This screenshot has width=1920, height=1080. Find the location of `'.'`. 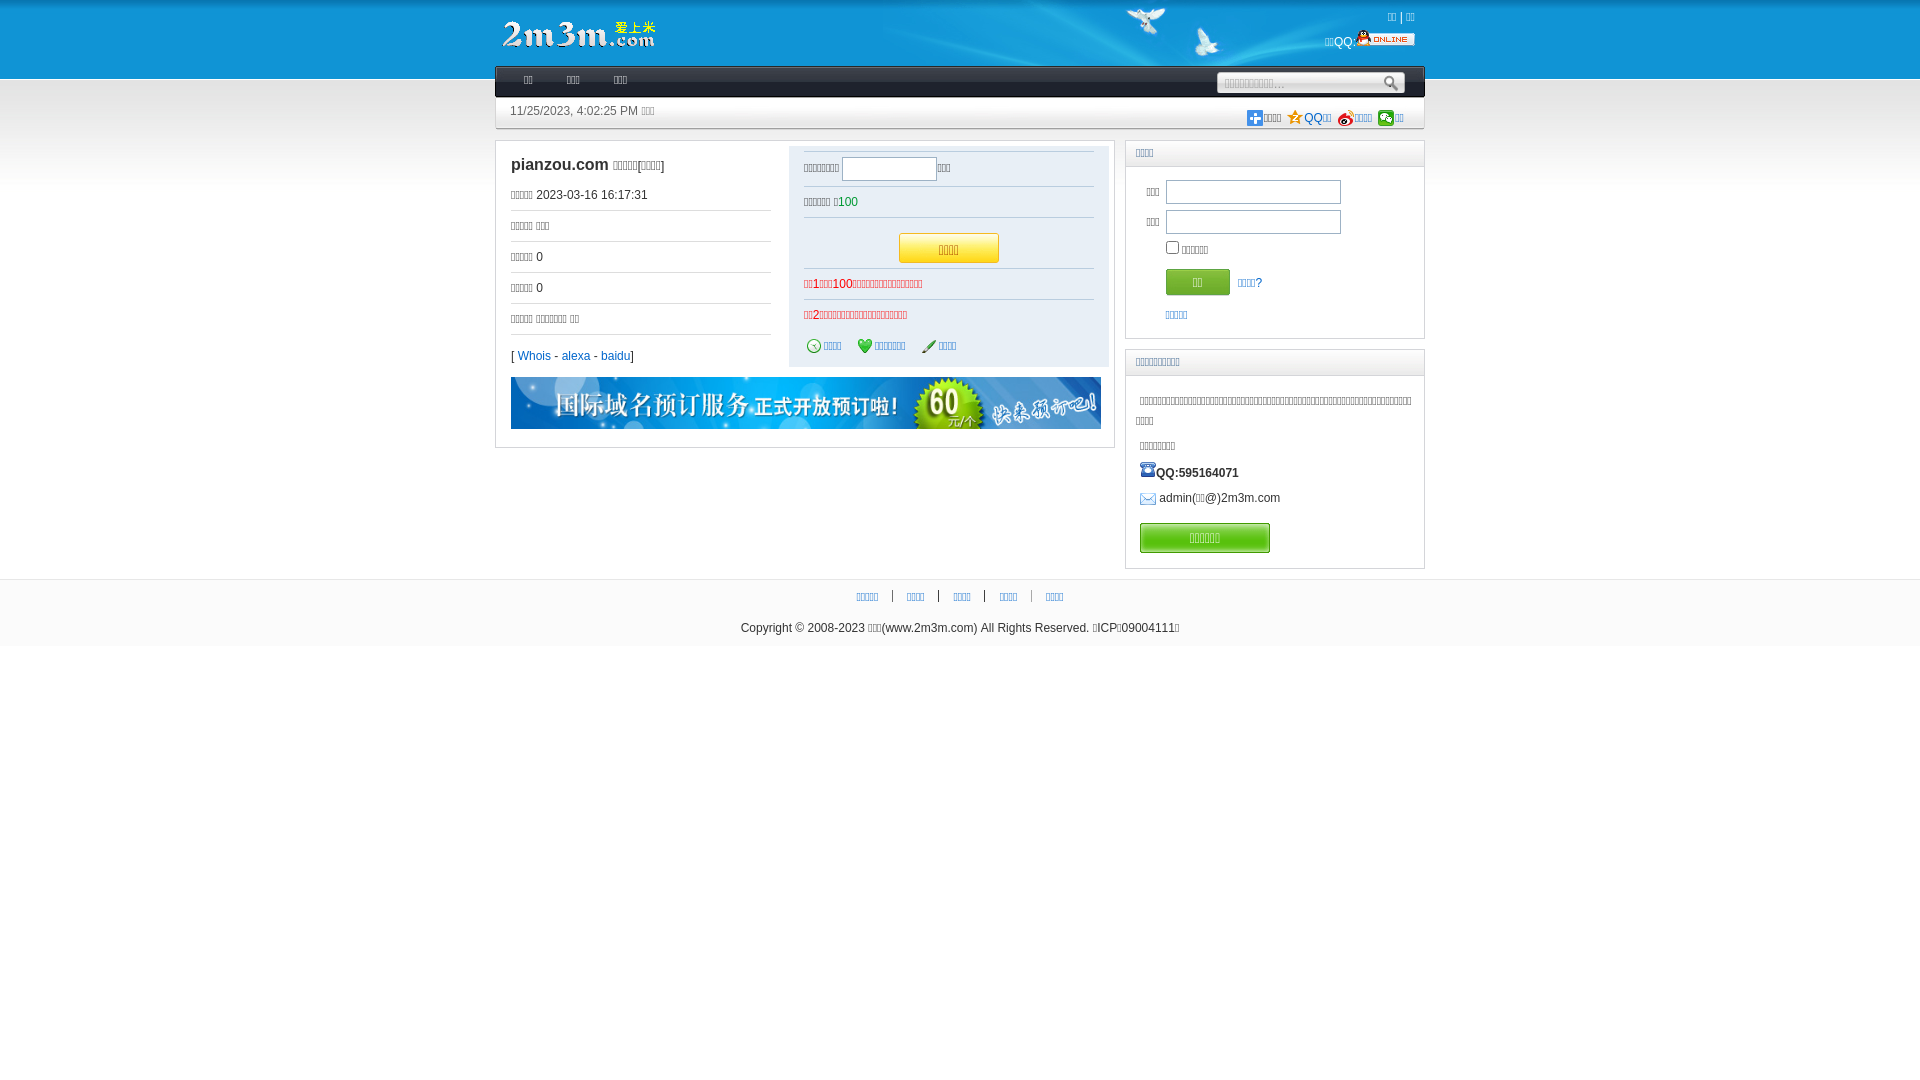

'.' is located at coordinates (1389, 80).